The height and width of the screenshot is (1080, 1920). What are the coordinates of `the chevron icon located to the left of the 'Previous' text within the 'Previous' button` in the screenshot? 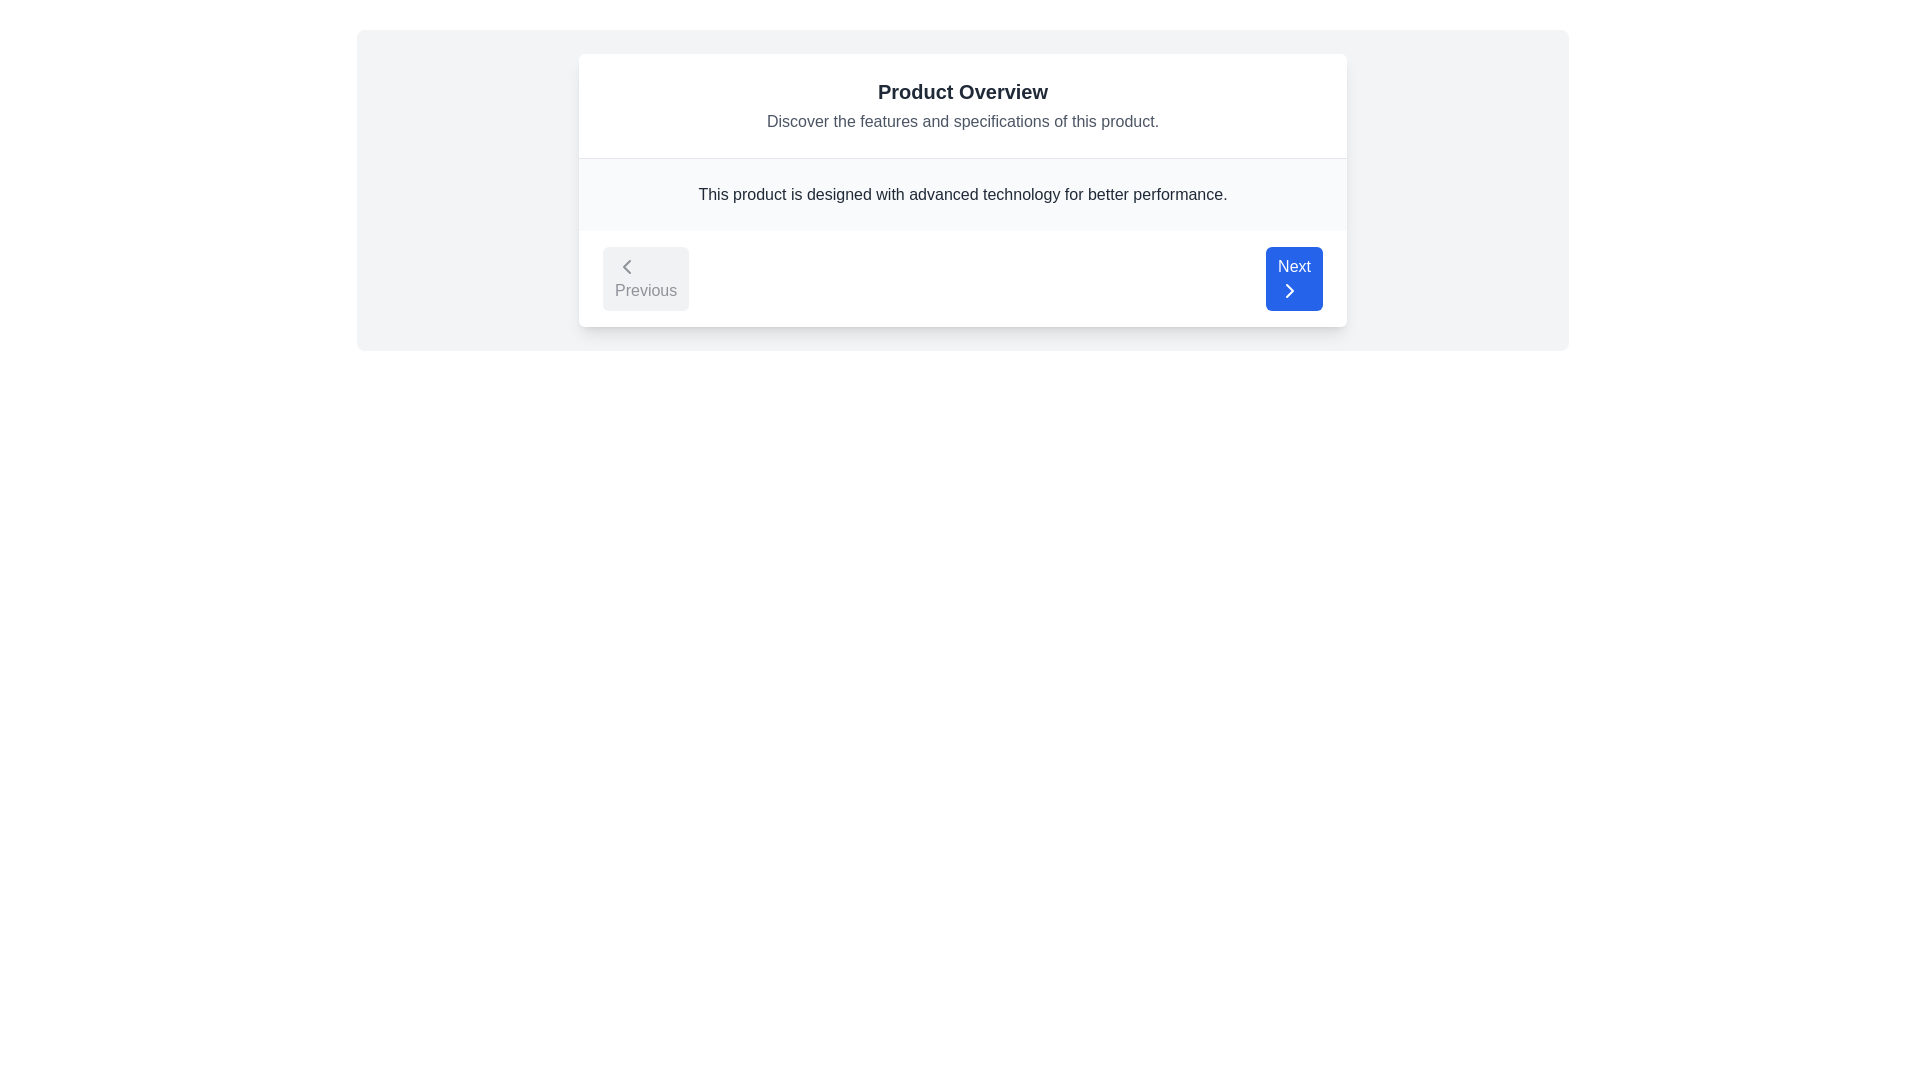 It's located at (626, 265).